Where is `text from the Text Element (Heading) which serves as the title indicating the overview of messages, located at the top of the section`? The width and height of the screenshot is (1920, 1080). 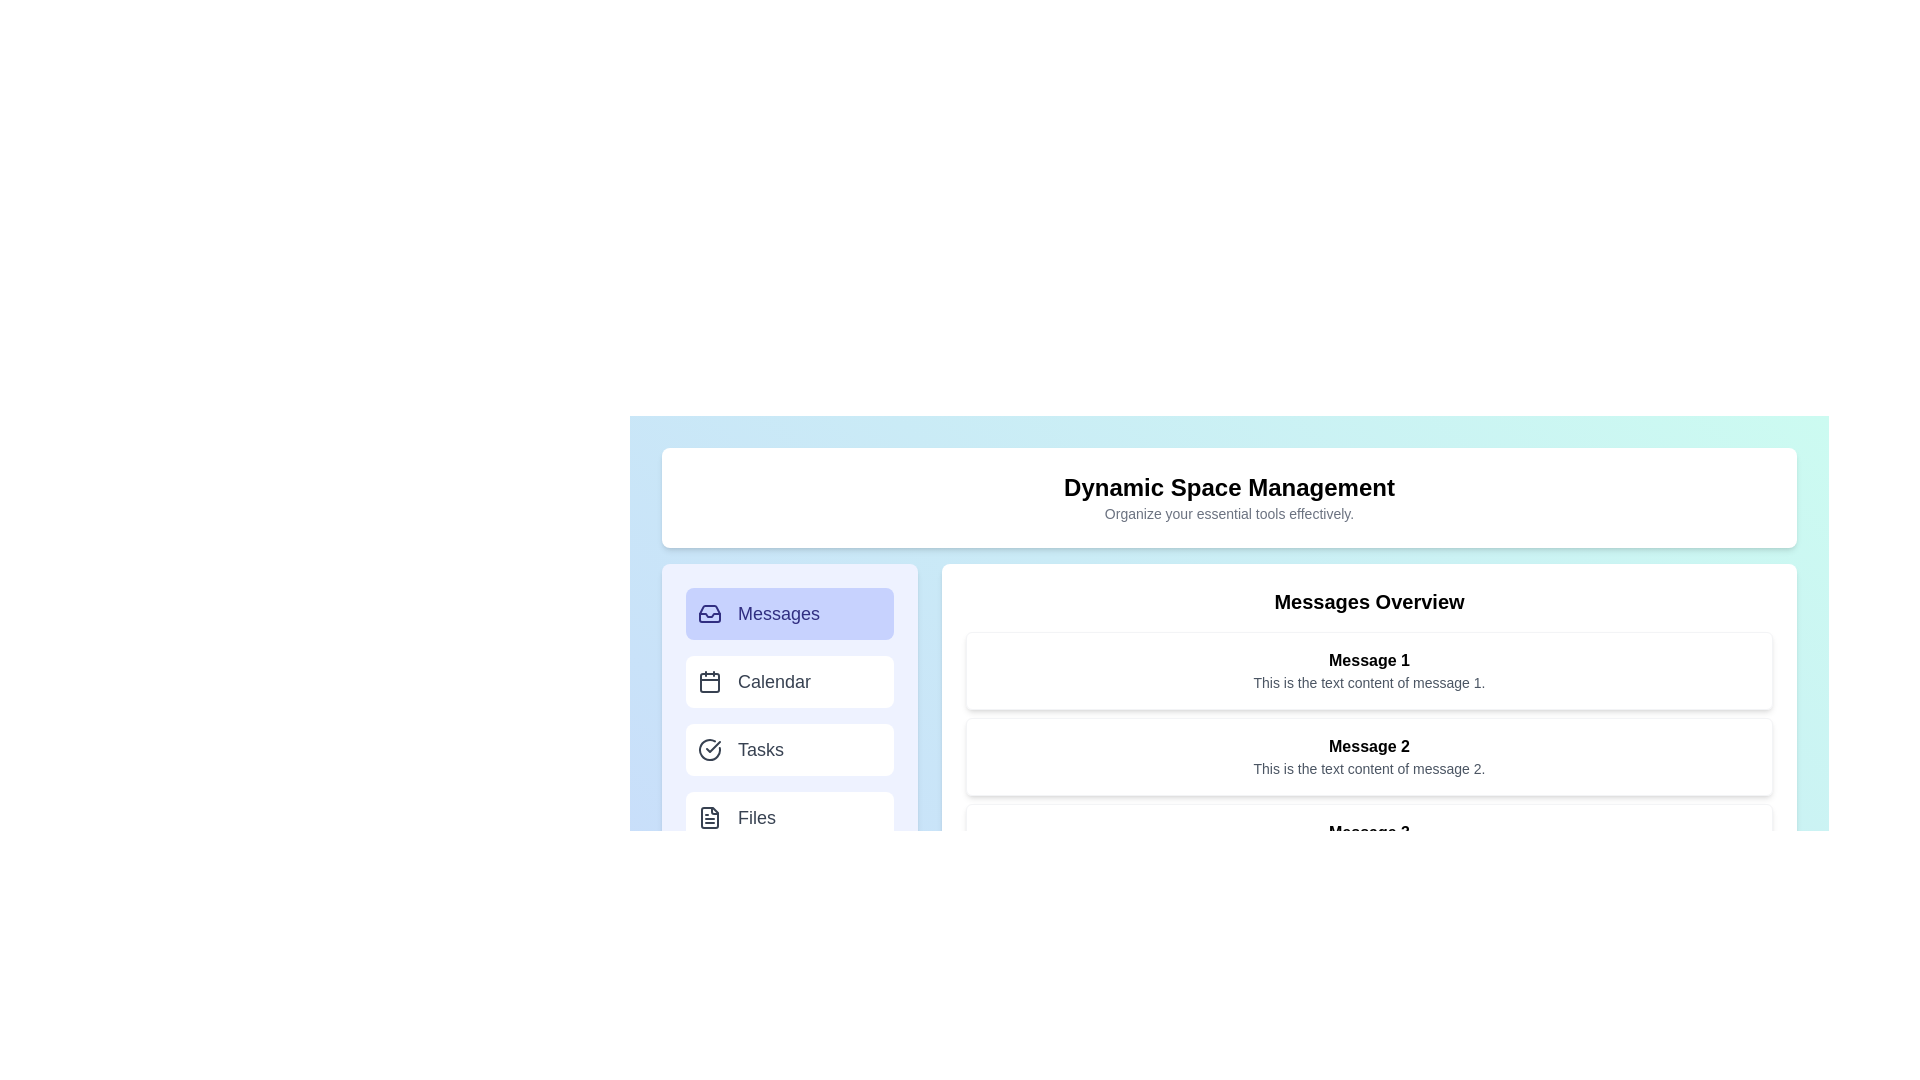
text from the Text Element (Heading) which serves as the title indicating the overview of messages, located at the top of the section is located at coordinates (1368, 600).